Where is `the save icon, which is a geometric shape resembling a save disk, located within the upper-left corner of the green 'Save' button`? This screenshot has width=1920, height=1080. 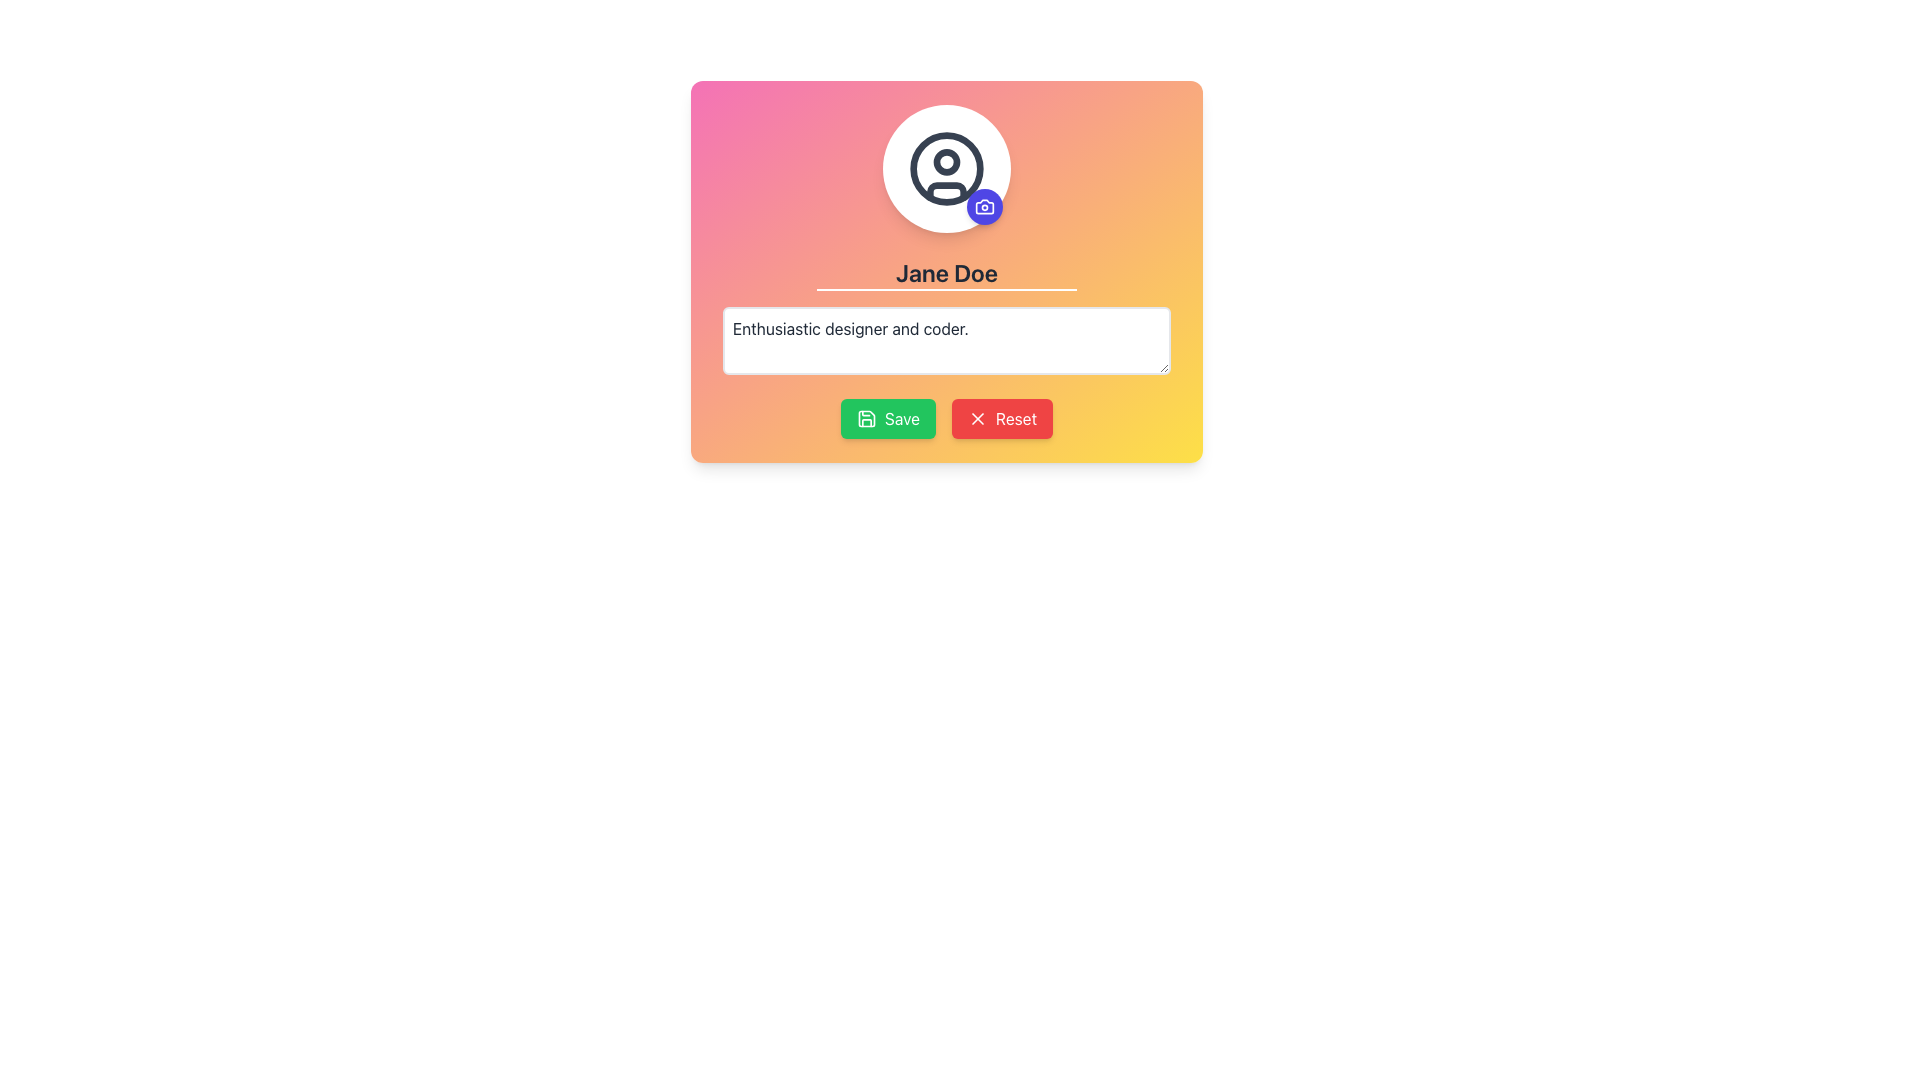
the save icon, which is a geometric shape resembling a save disk, located within the upper-left corner of the green 'Save' button is located at coordinates (866, 418).